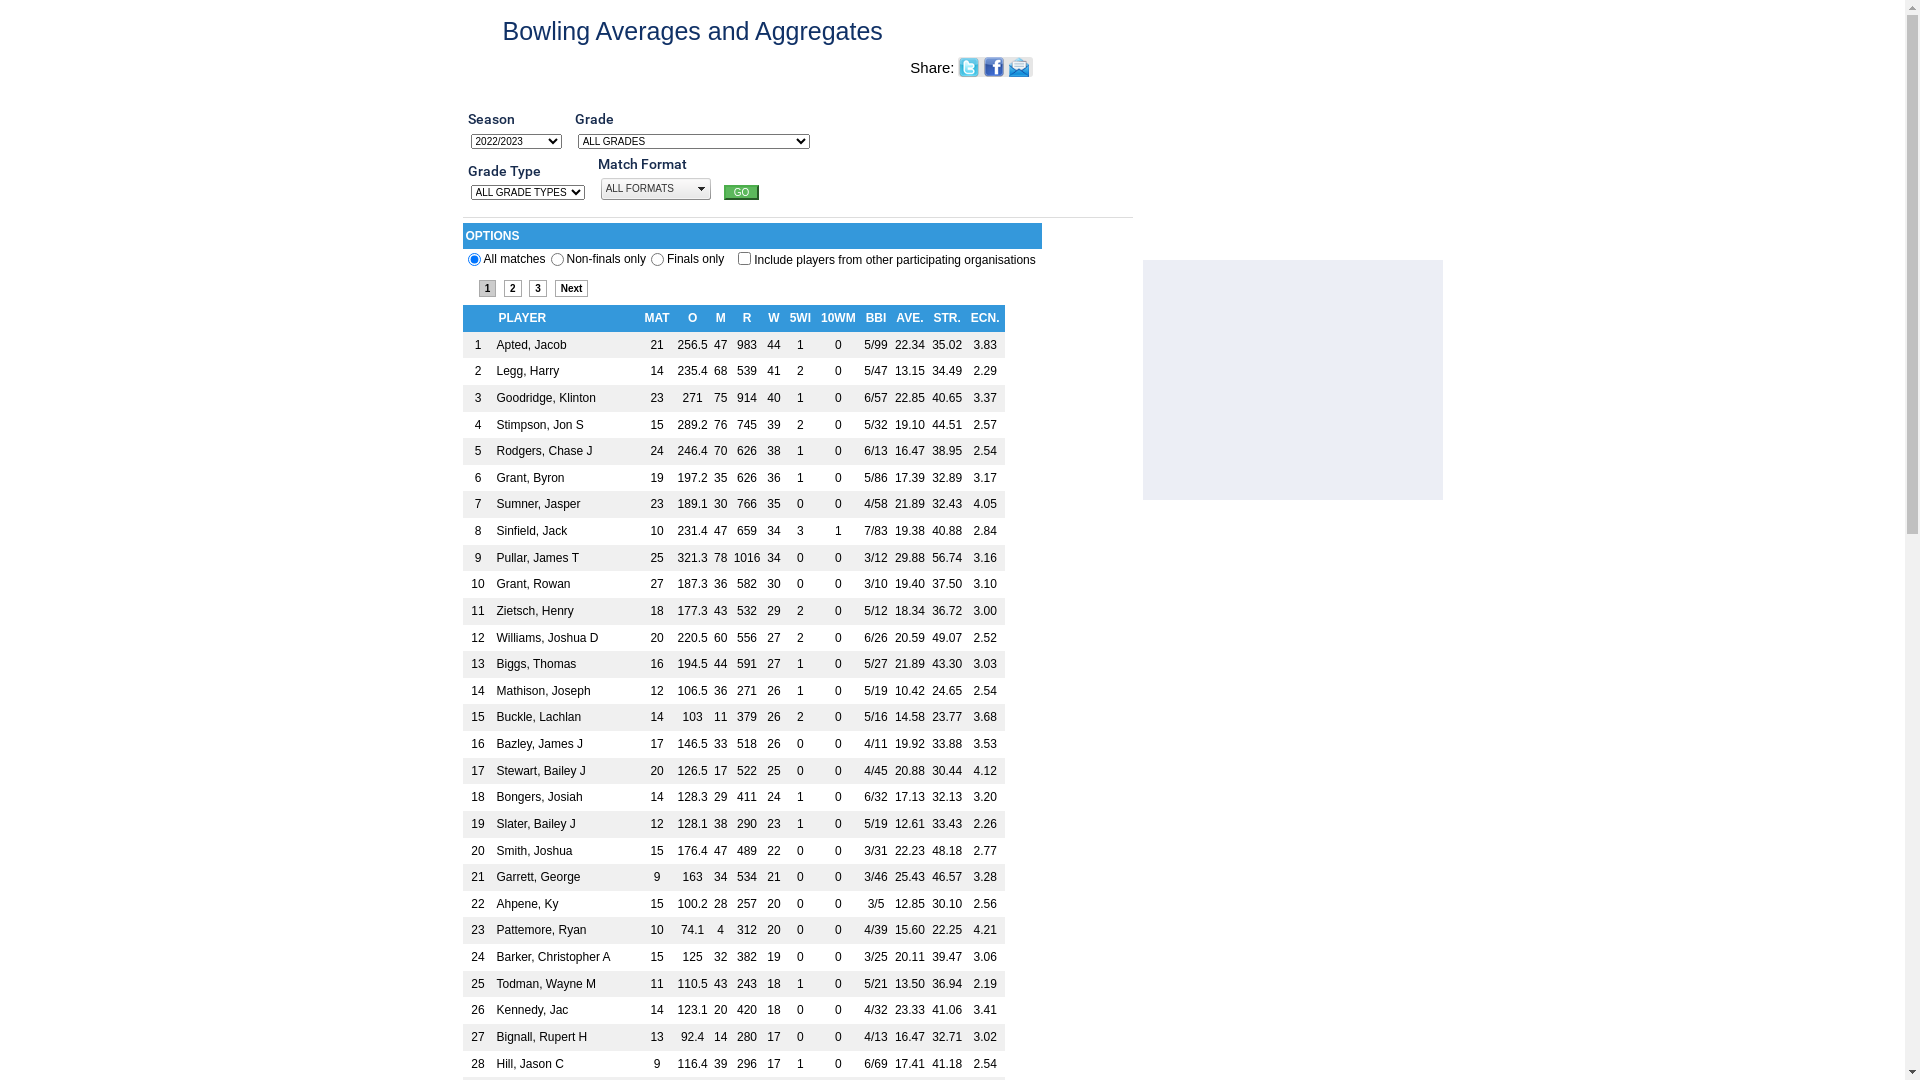  I want to click on '22 Ahpene, Ky 15 100.2 28 257 20 0 0 3/5 12.85 30.10 2.56', so click(732, 904).